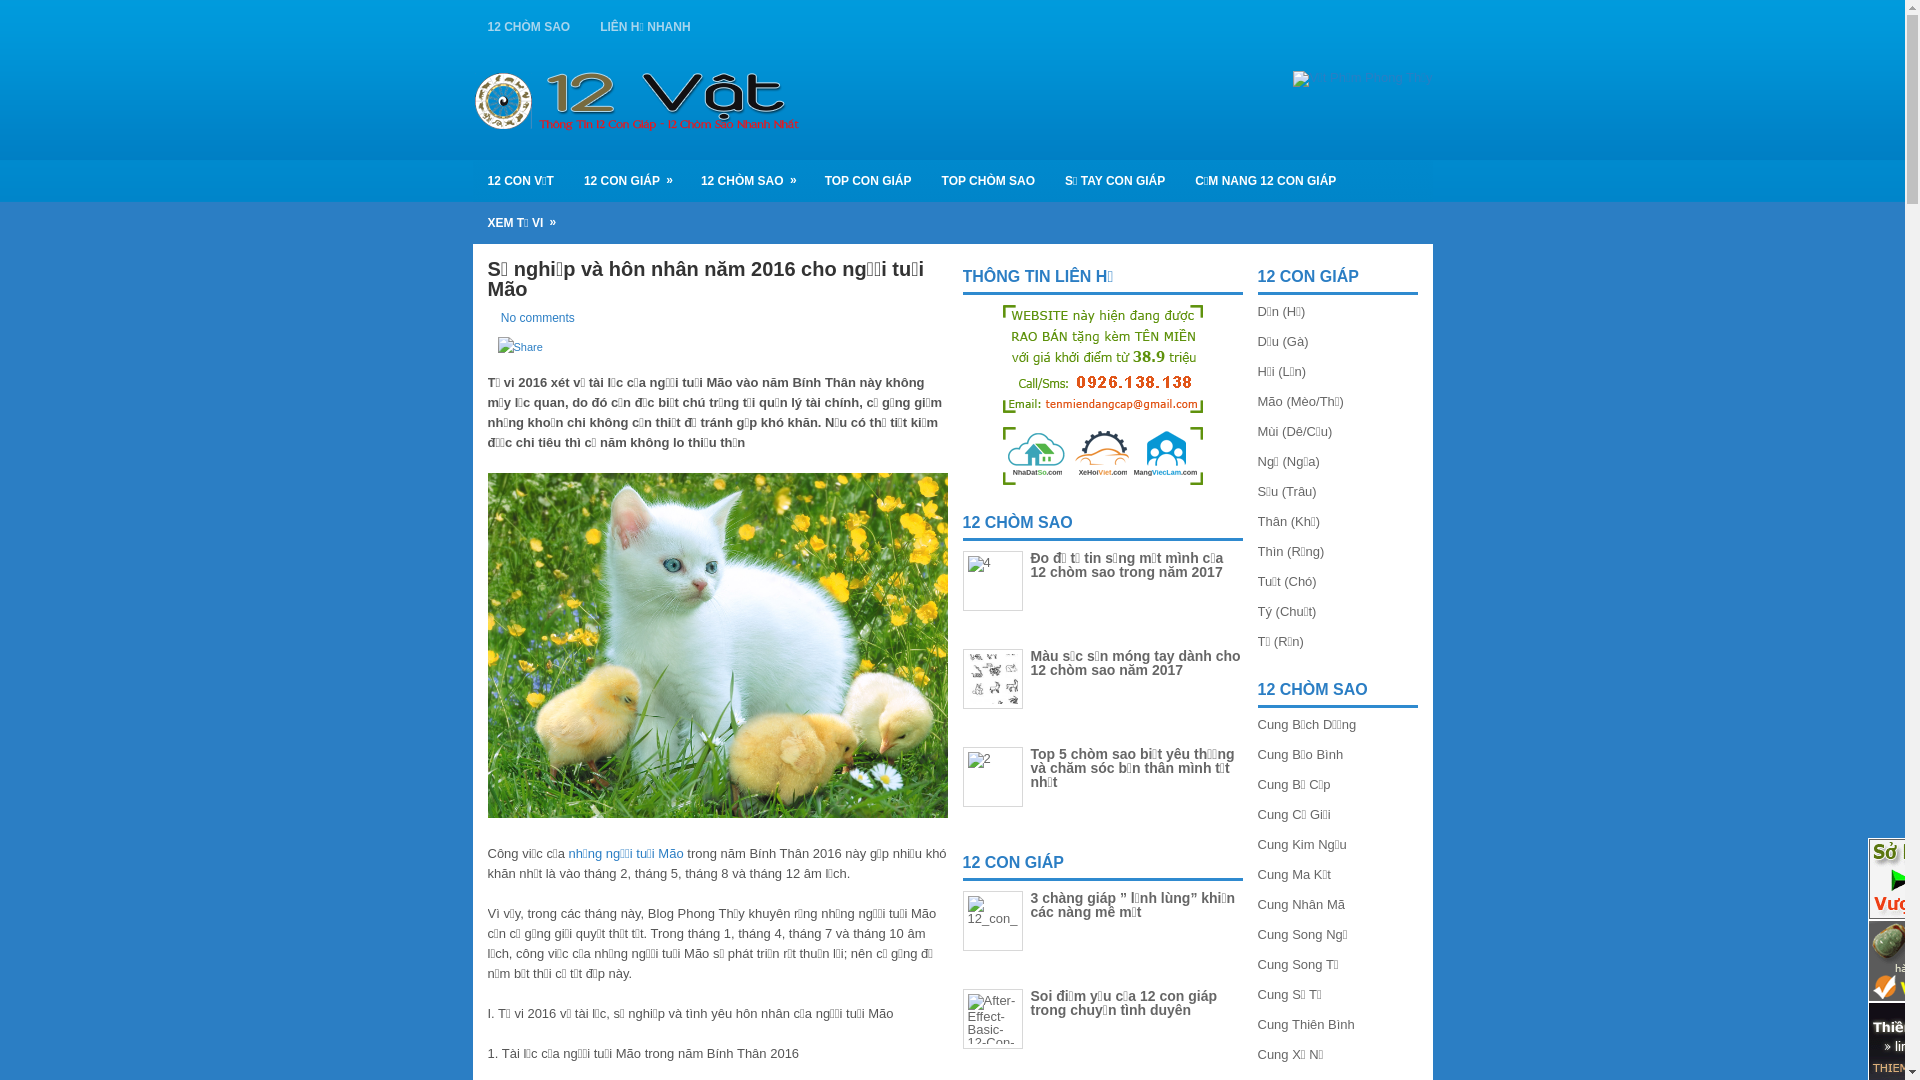 This screenshot has width=1920, height=1080. What do you see at coordinates (537, 316) in the screenshot?
I see `'No comments'` at bounding box center [537, 316].